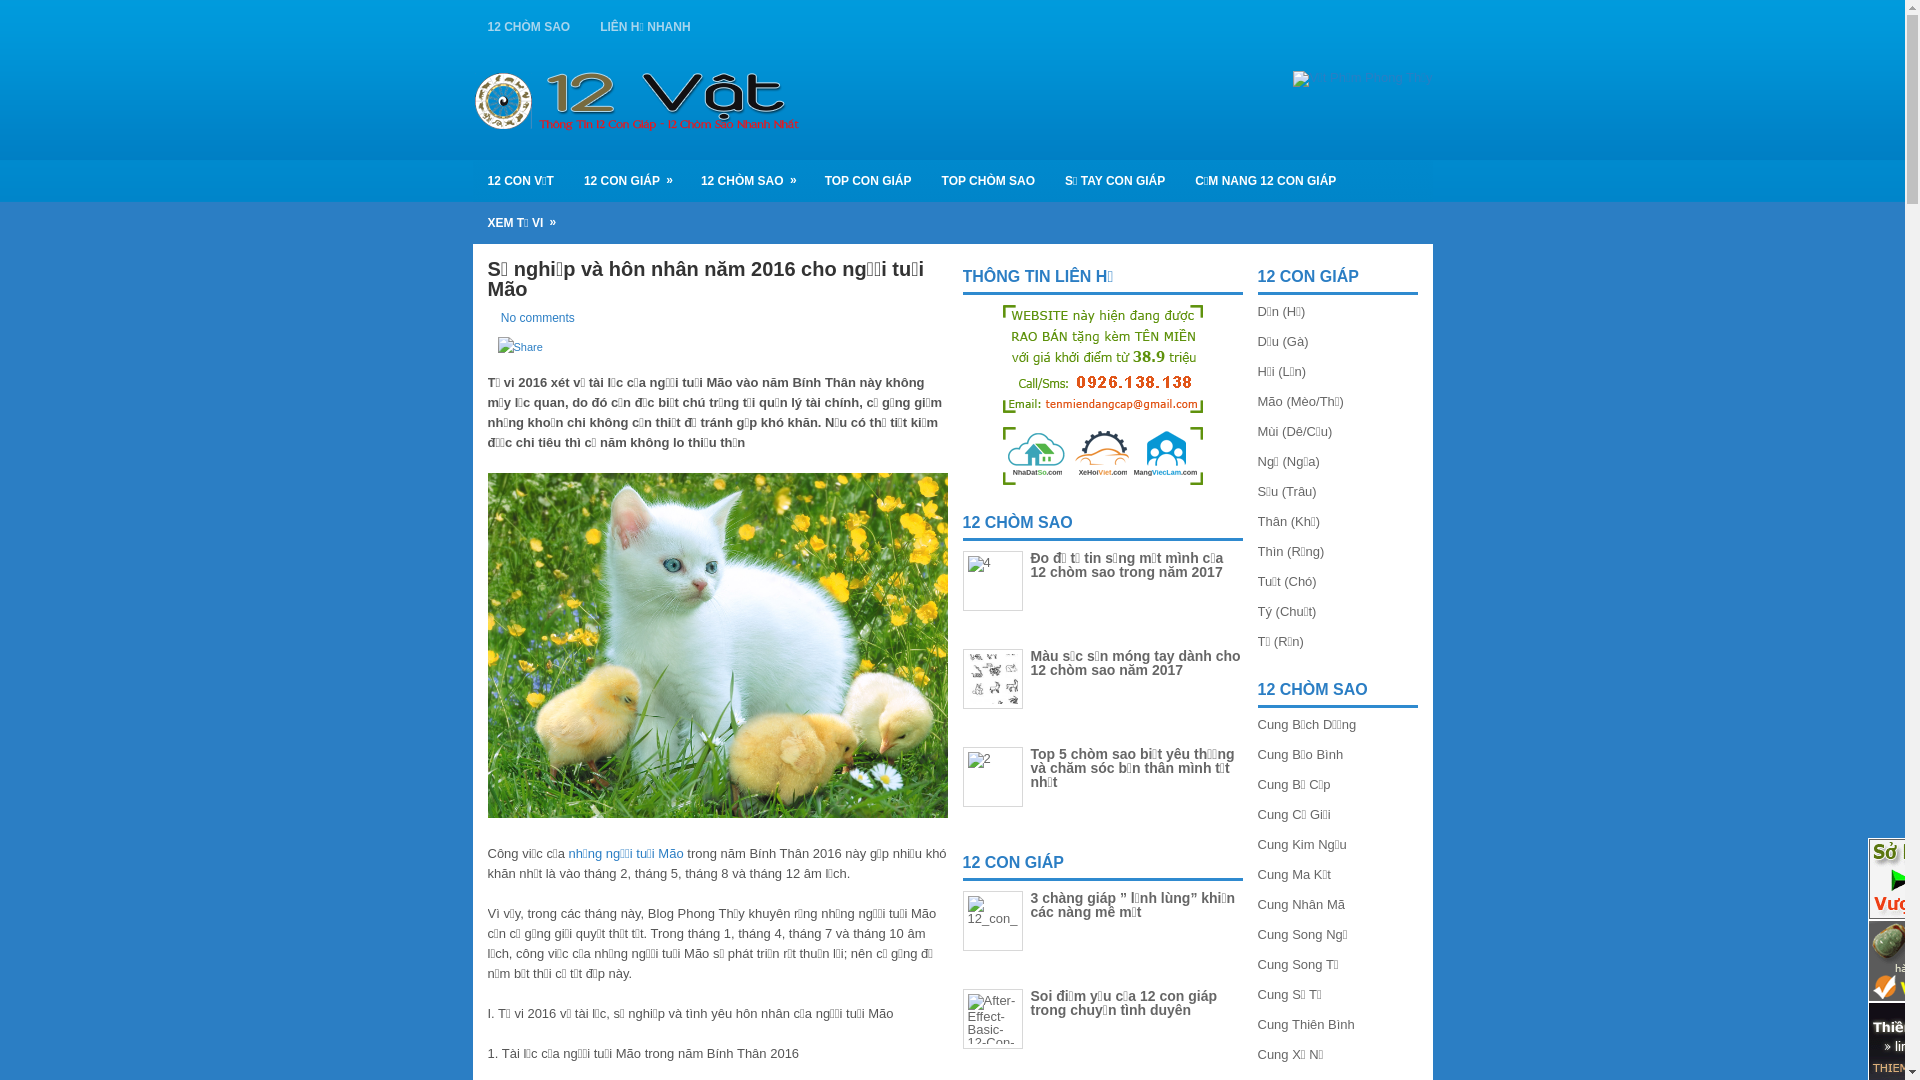 This screenshot has width=1920, height=1080. What do you see at coordinates (537, 316) in the screenshot?
I see `'No comments'` at bounding box center [537, 316].